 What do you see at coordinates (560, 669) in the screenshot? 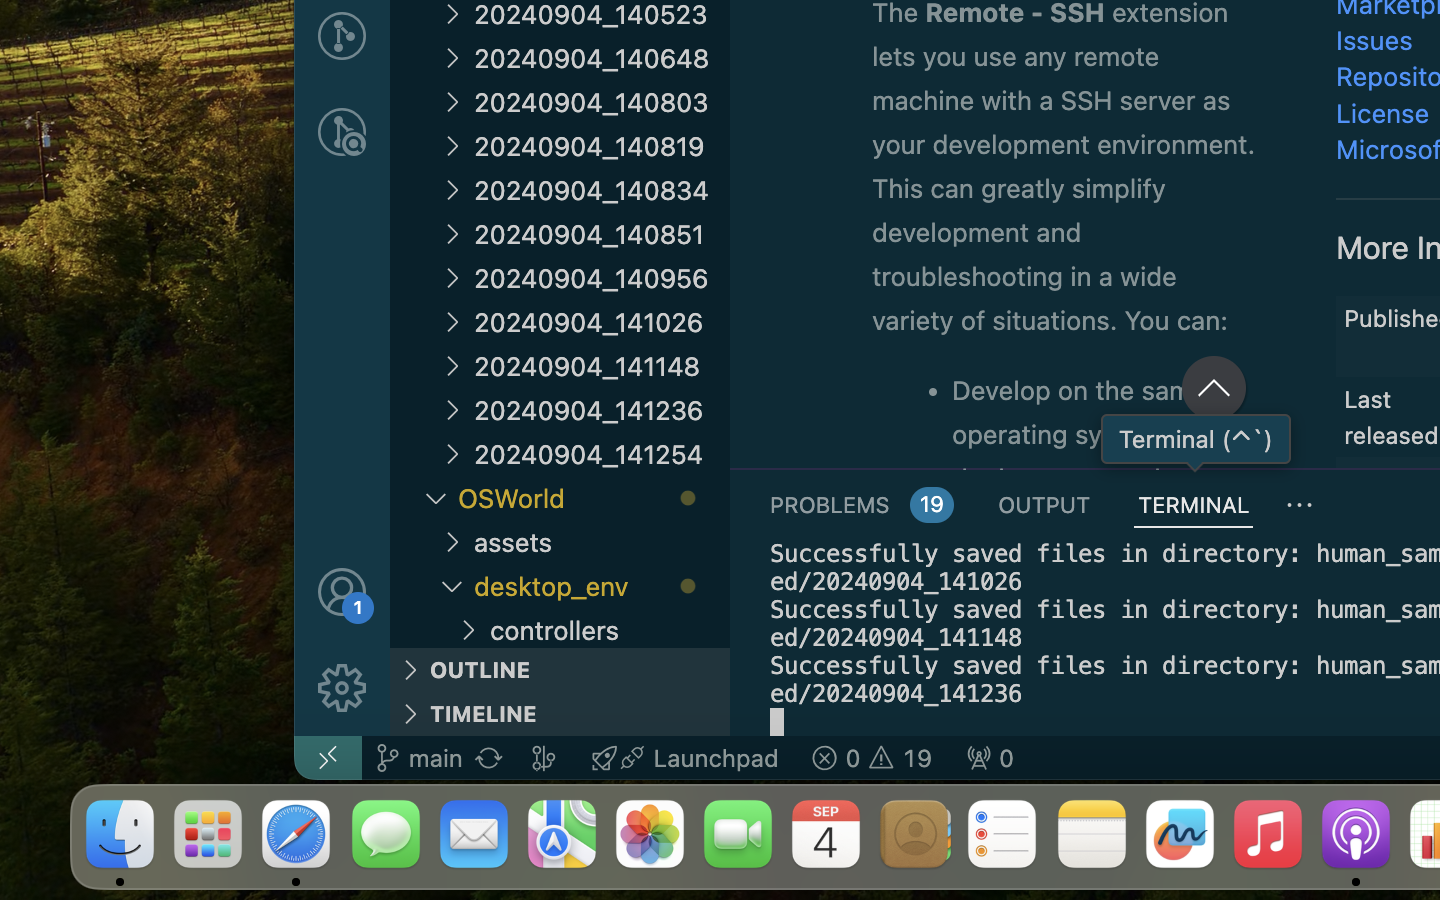
I see `'OUTLINE '` at bounding box center [560, 669].